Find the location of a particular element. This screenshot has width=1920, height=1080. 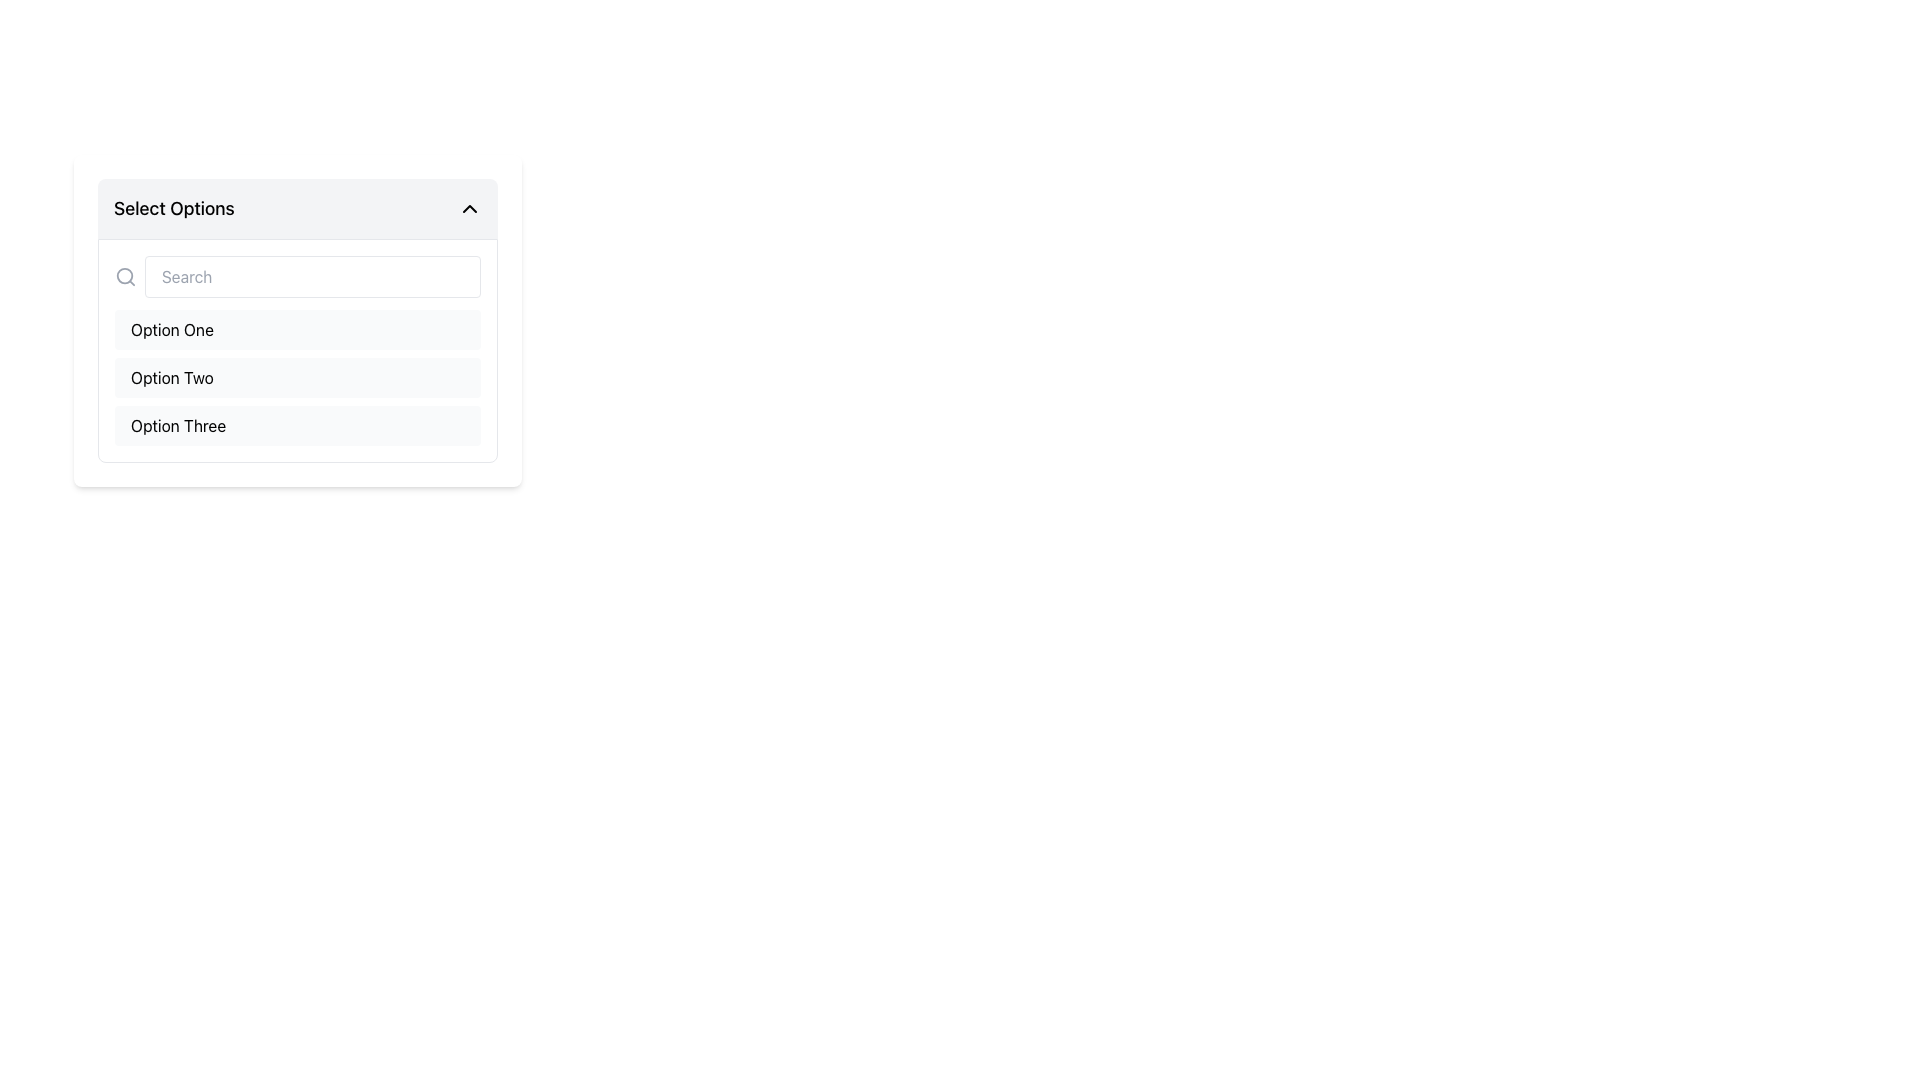

the second item in the dropdown list is located at coordinates (296, 378).